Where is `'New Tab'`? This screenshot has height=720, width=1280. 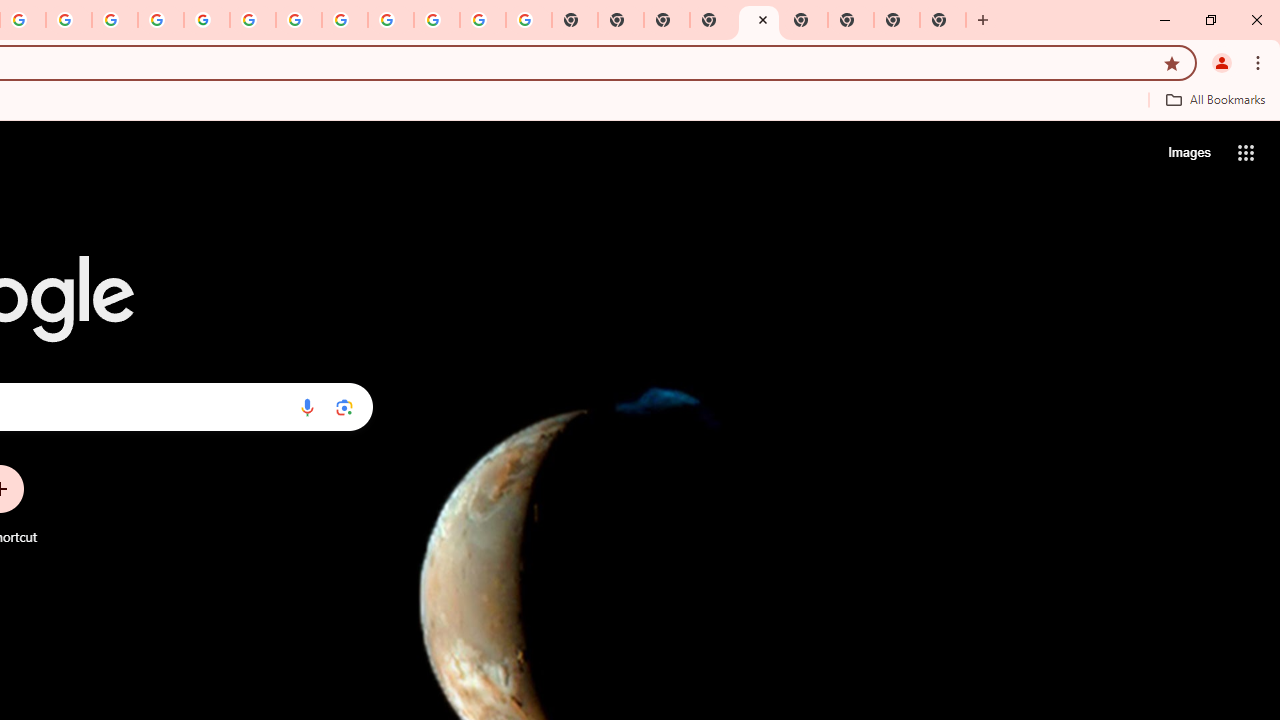
'New Tab' is located at coordinates (712, 20).